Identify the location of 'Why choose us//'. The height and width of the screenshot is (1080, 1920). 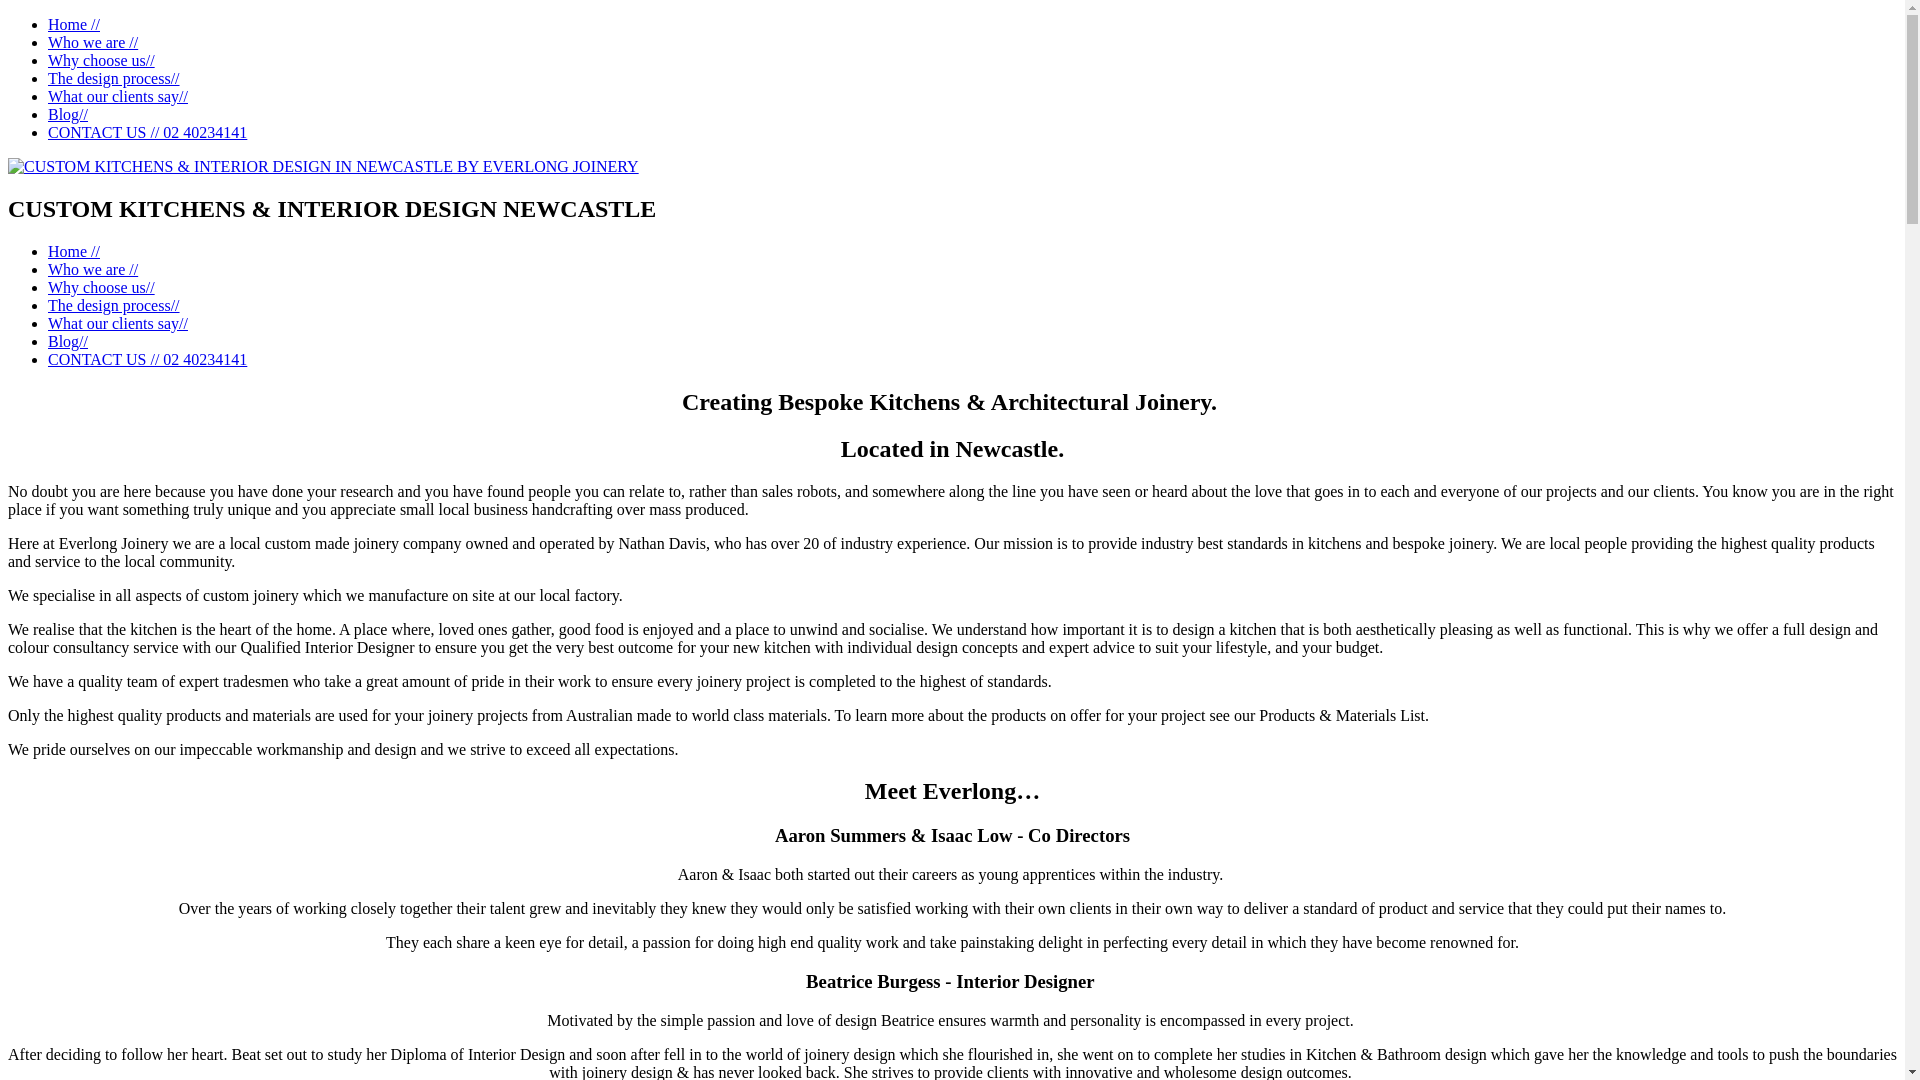
(100, 287).